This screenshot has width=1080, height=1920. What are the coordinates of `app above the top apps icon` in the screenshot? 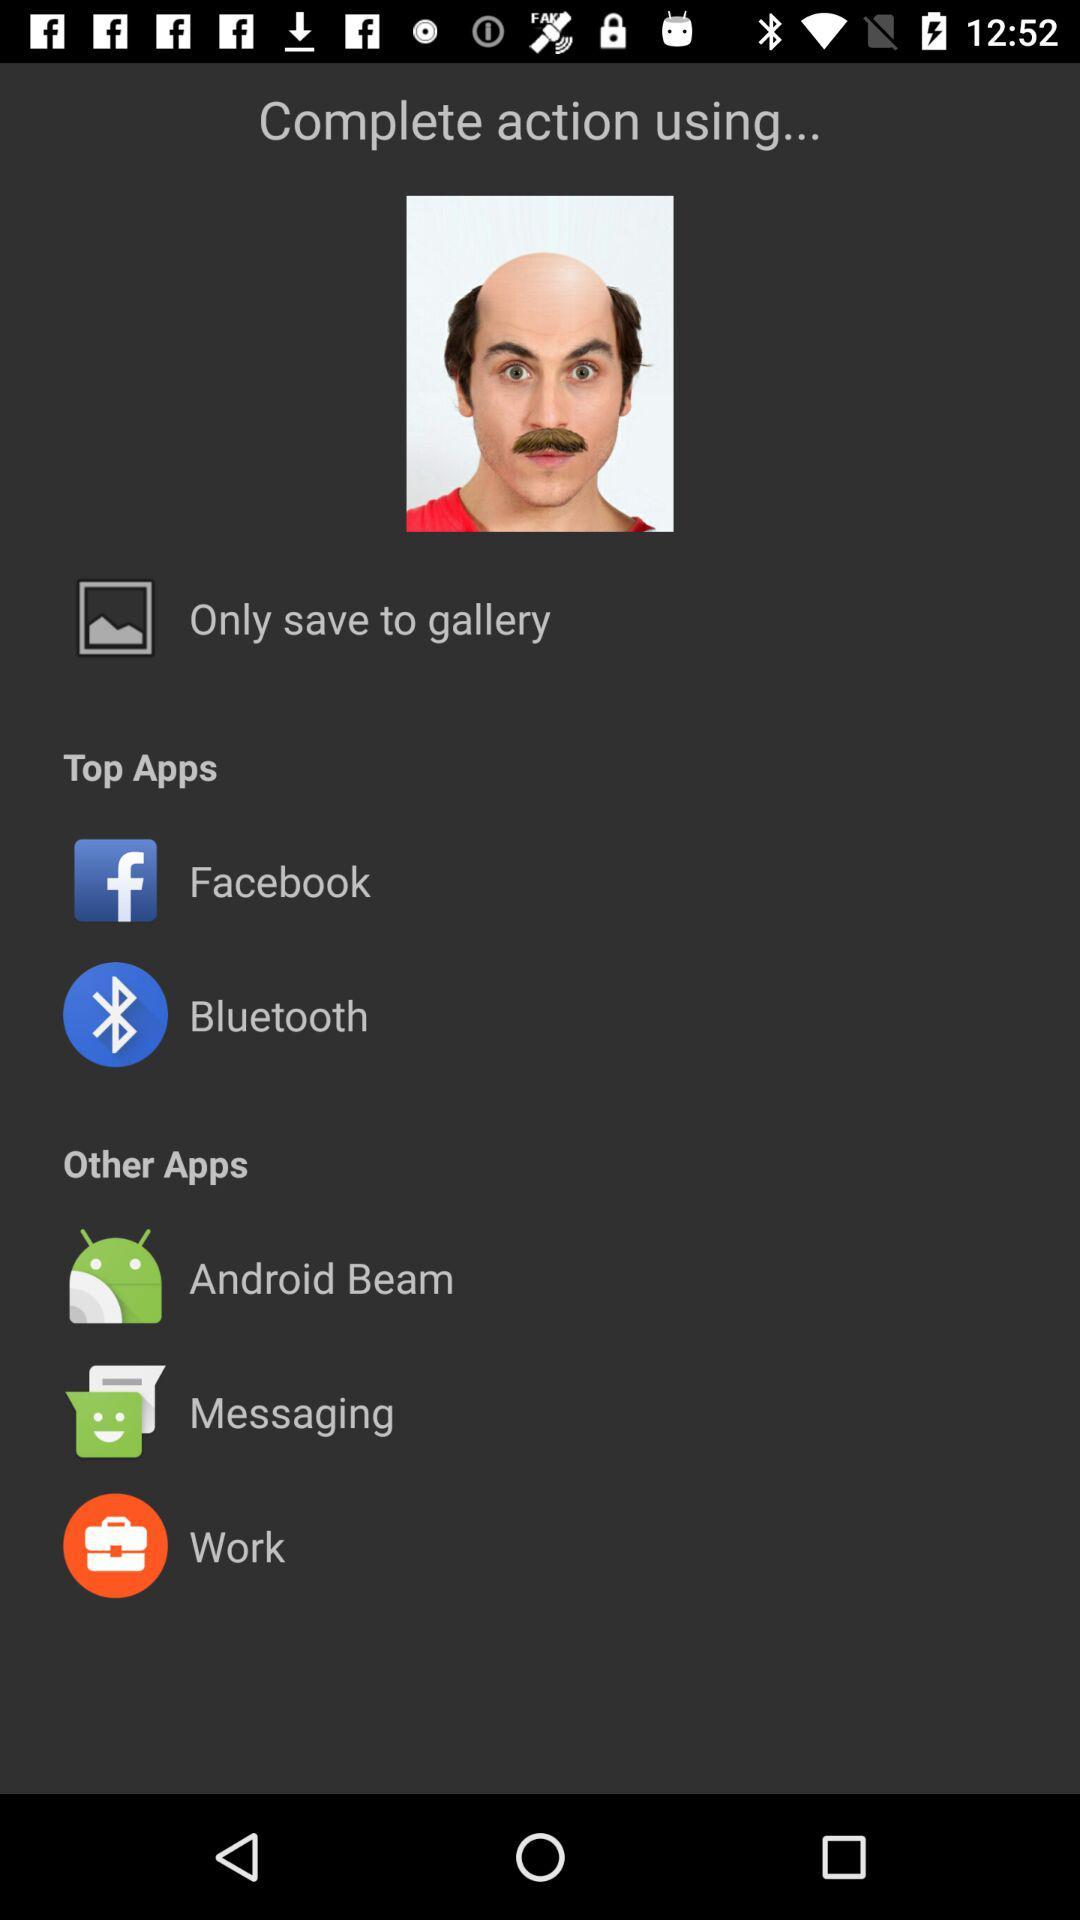 It's located at (370, 617).